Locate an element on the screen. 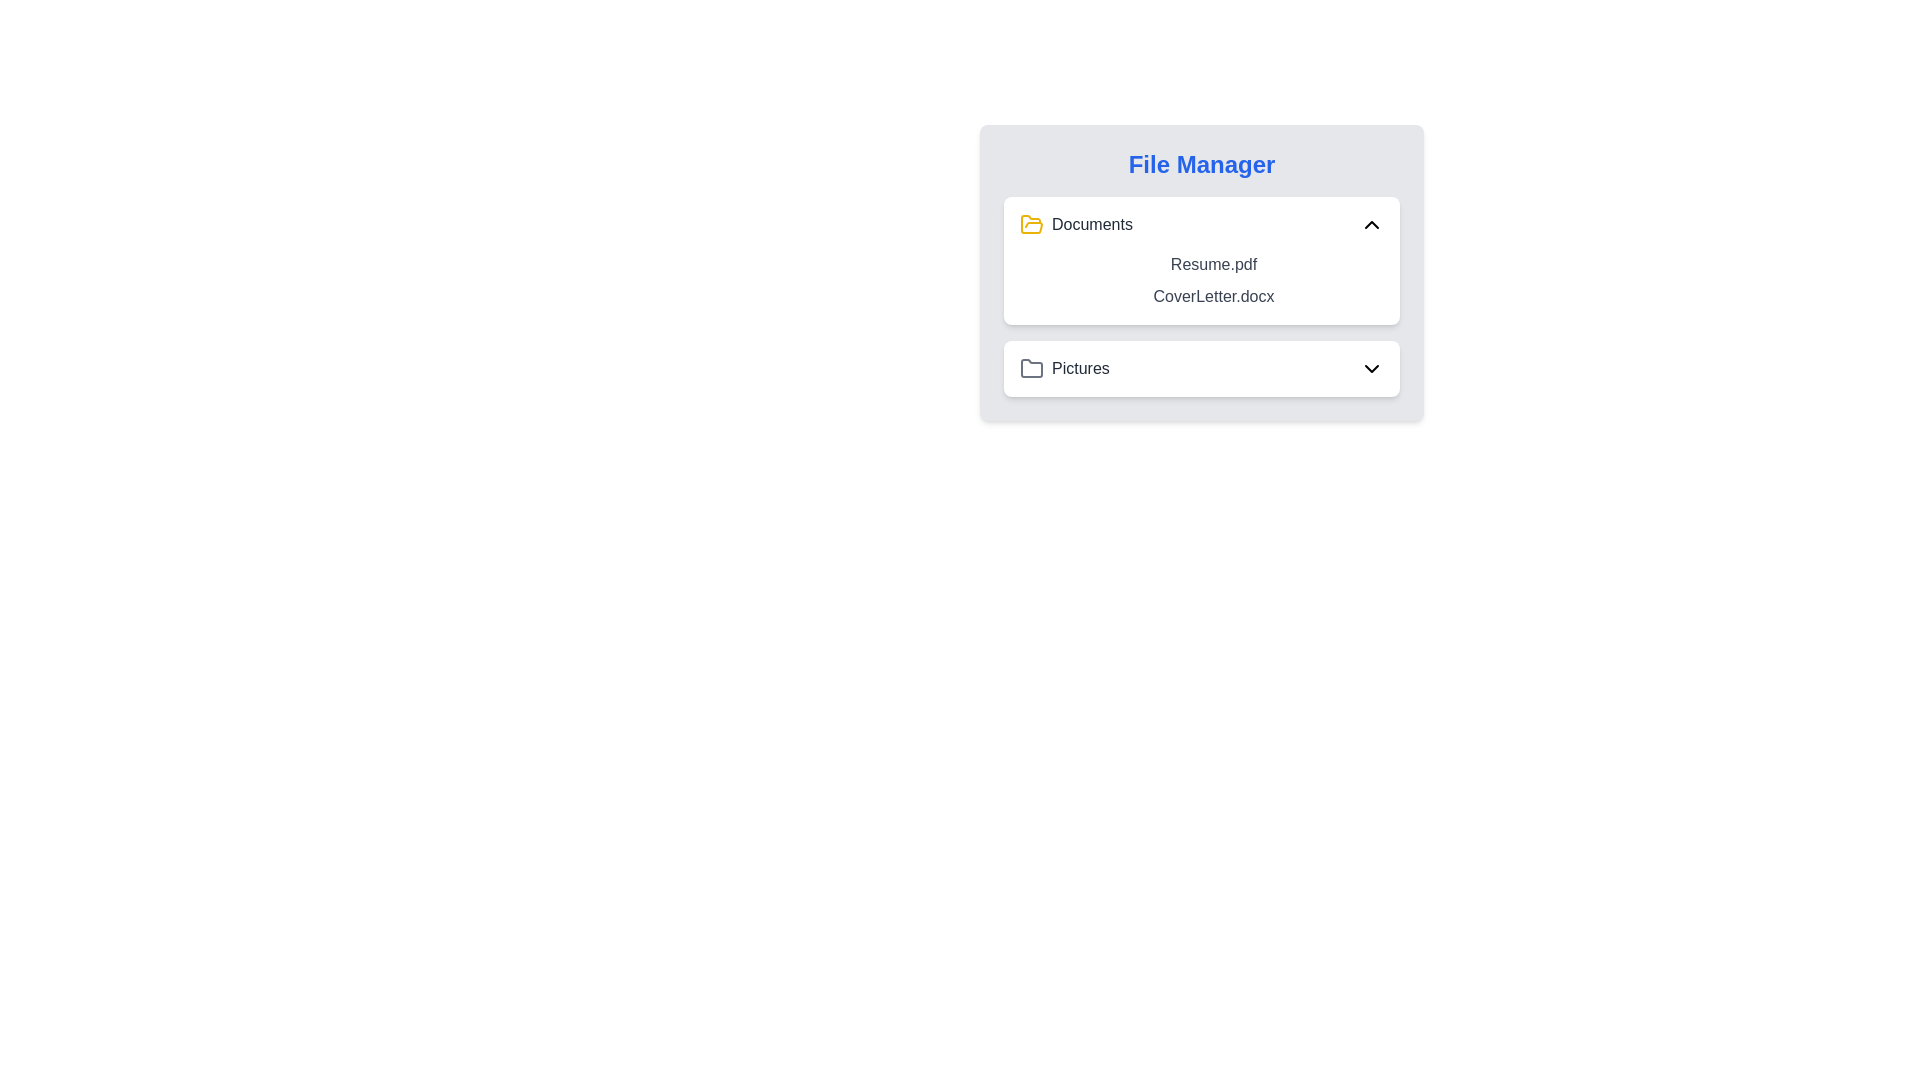  the 'Documents' label with icon located near the top-left corner of the file manager interface is located at coordinates (1074, 224).